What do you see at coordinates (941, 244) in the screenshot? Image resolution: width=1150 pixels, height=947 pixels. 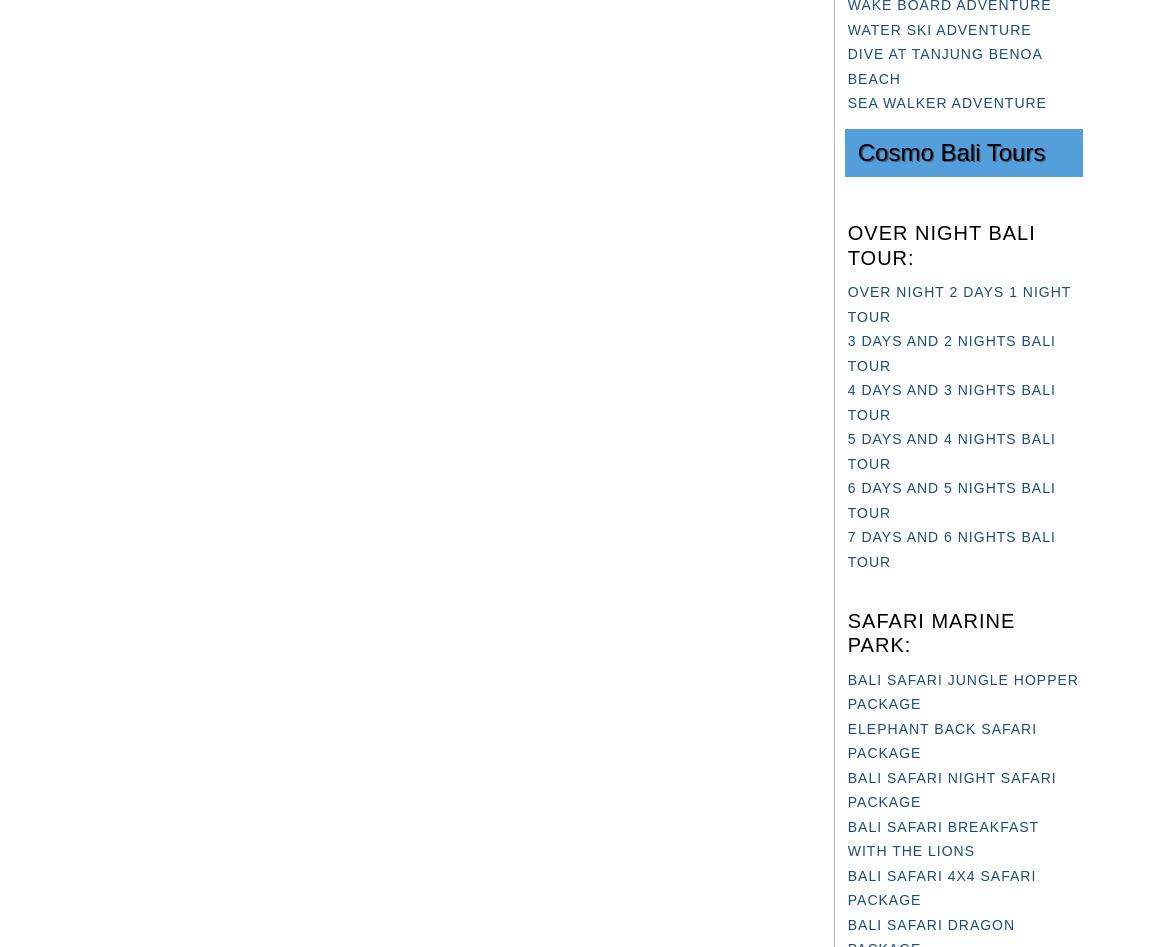 I see `'OVER NIGHT BALI TOUR:'` at bounding box center [941, 244].